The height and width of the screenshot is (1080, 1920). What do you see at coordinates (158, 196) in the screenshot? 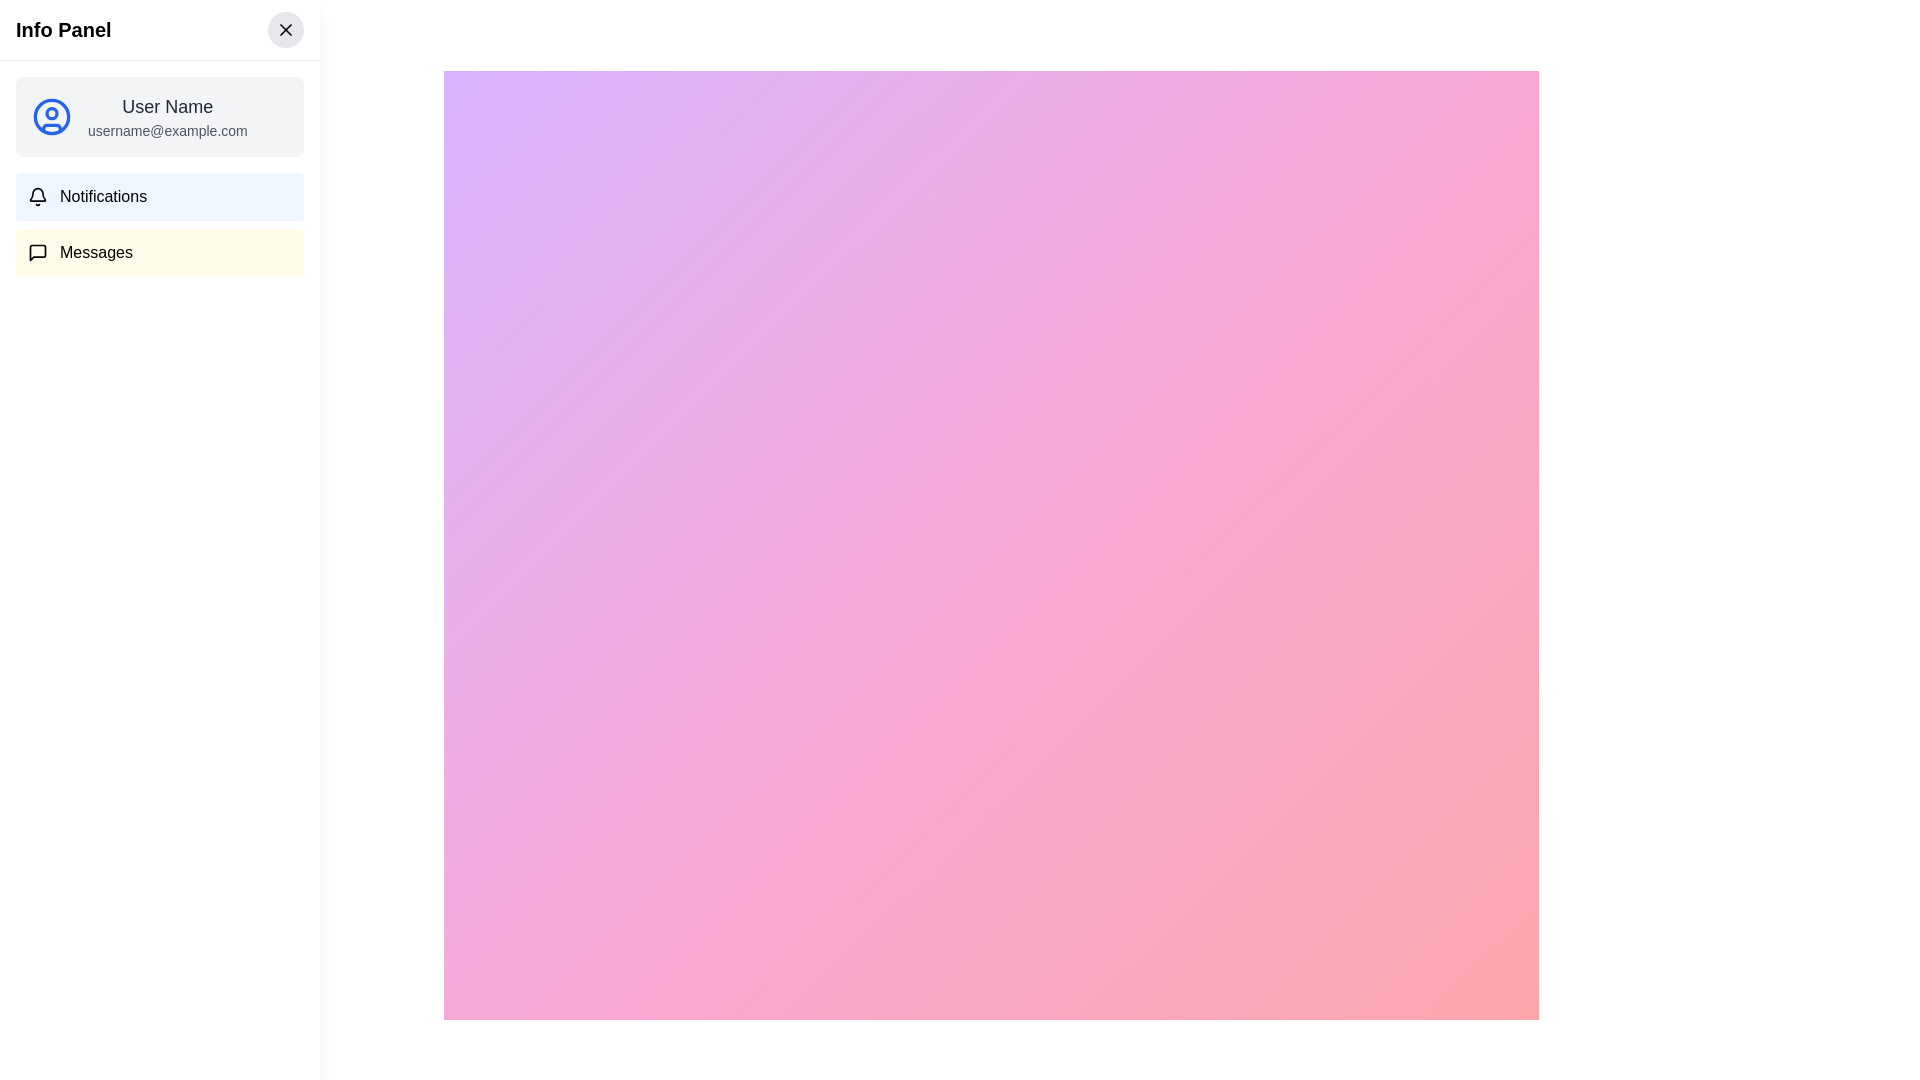
I see `the 'Notifications' button` at bounding box center [158, 196].